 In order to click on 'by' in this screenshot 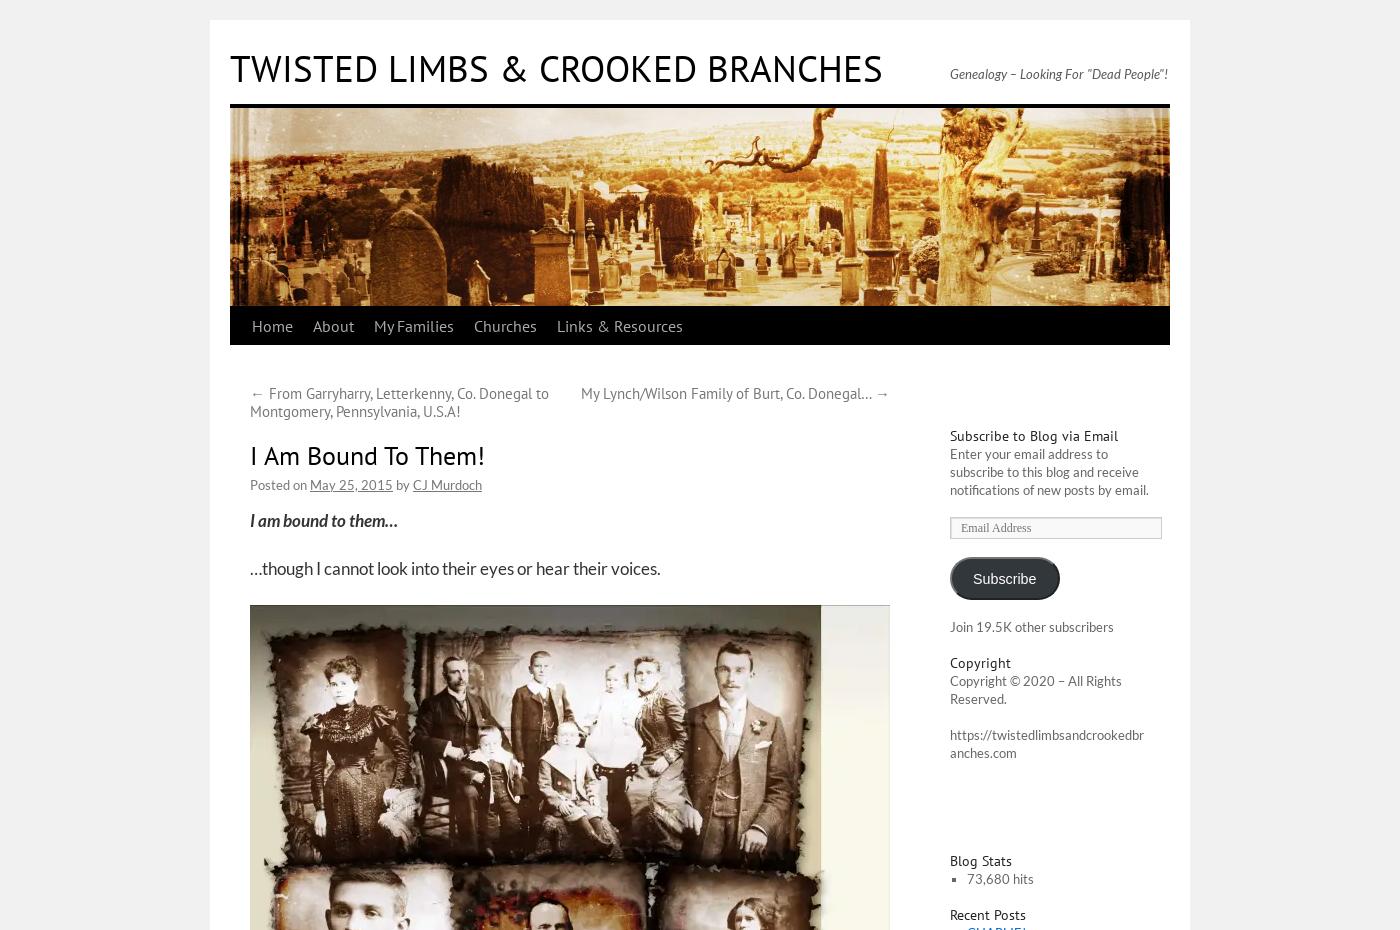, I will do `click(403, 482)`.